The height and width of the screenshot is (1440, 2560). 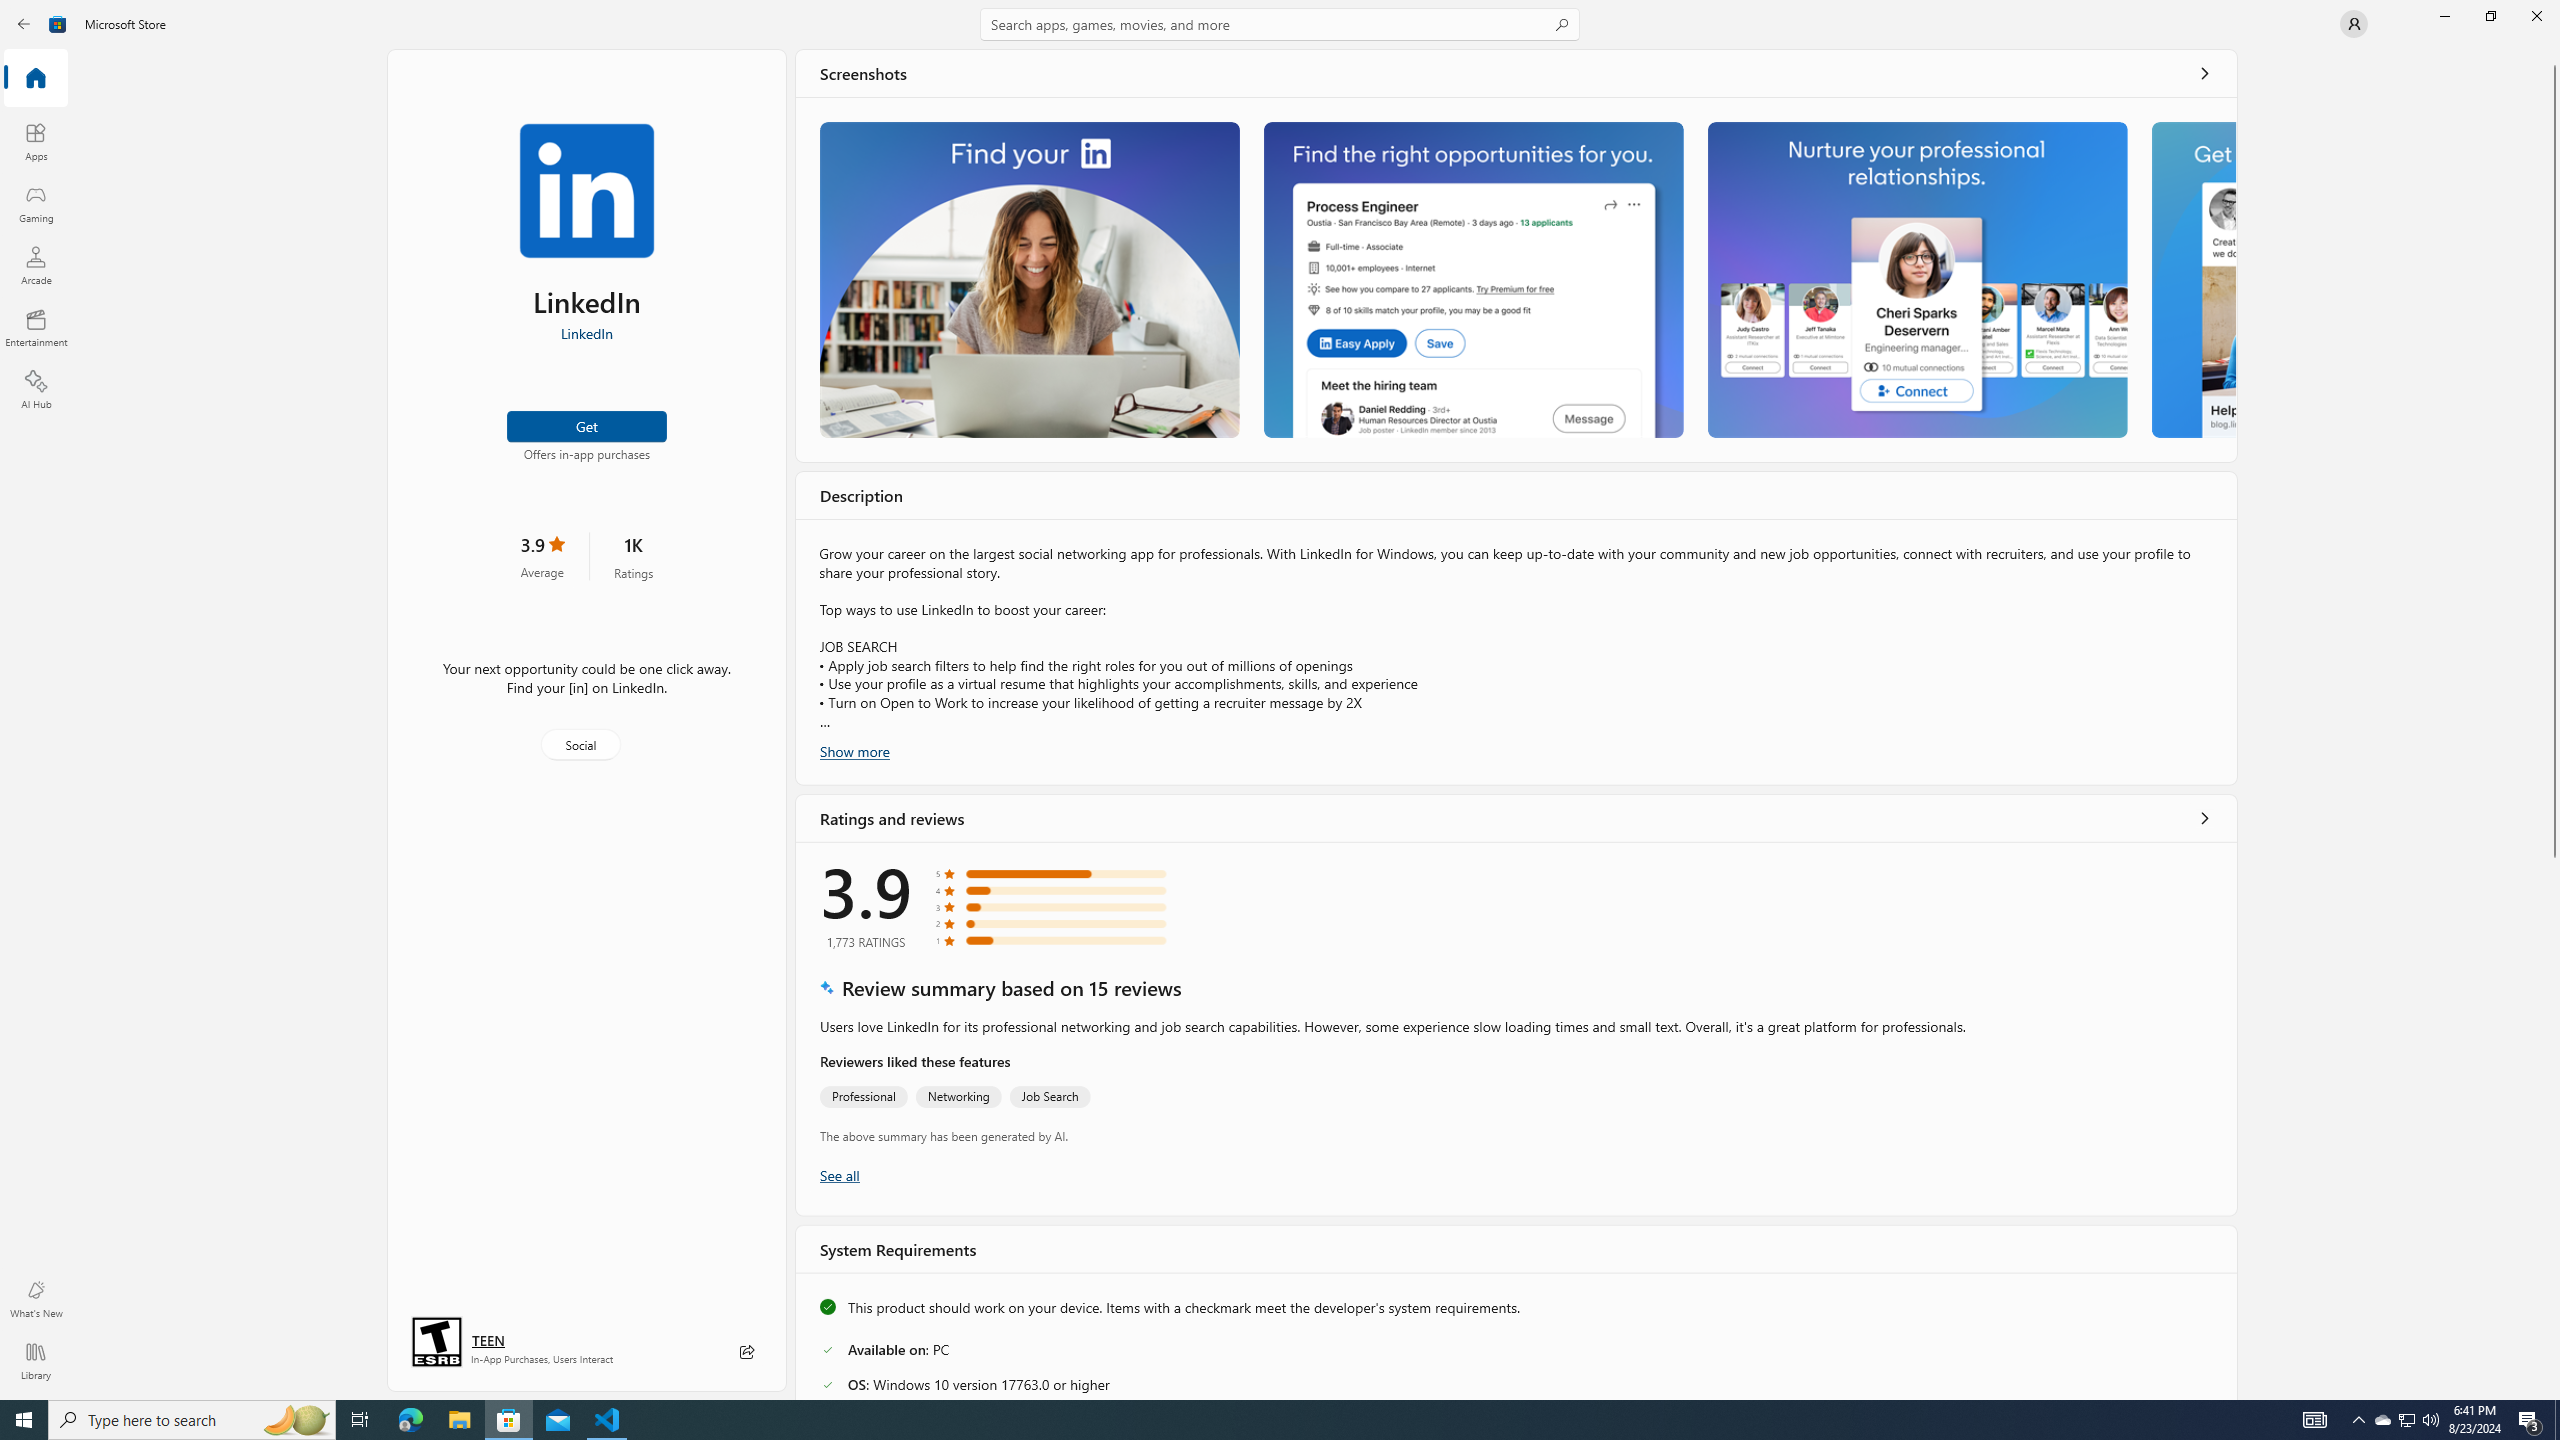 I want to click on 'Social', so click(x=578, y=743).